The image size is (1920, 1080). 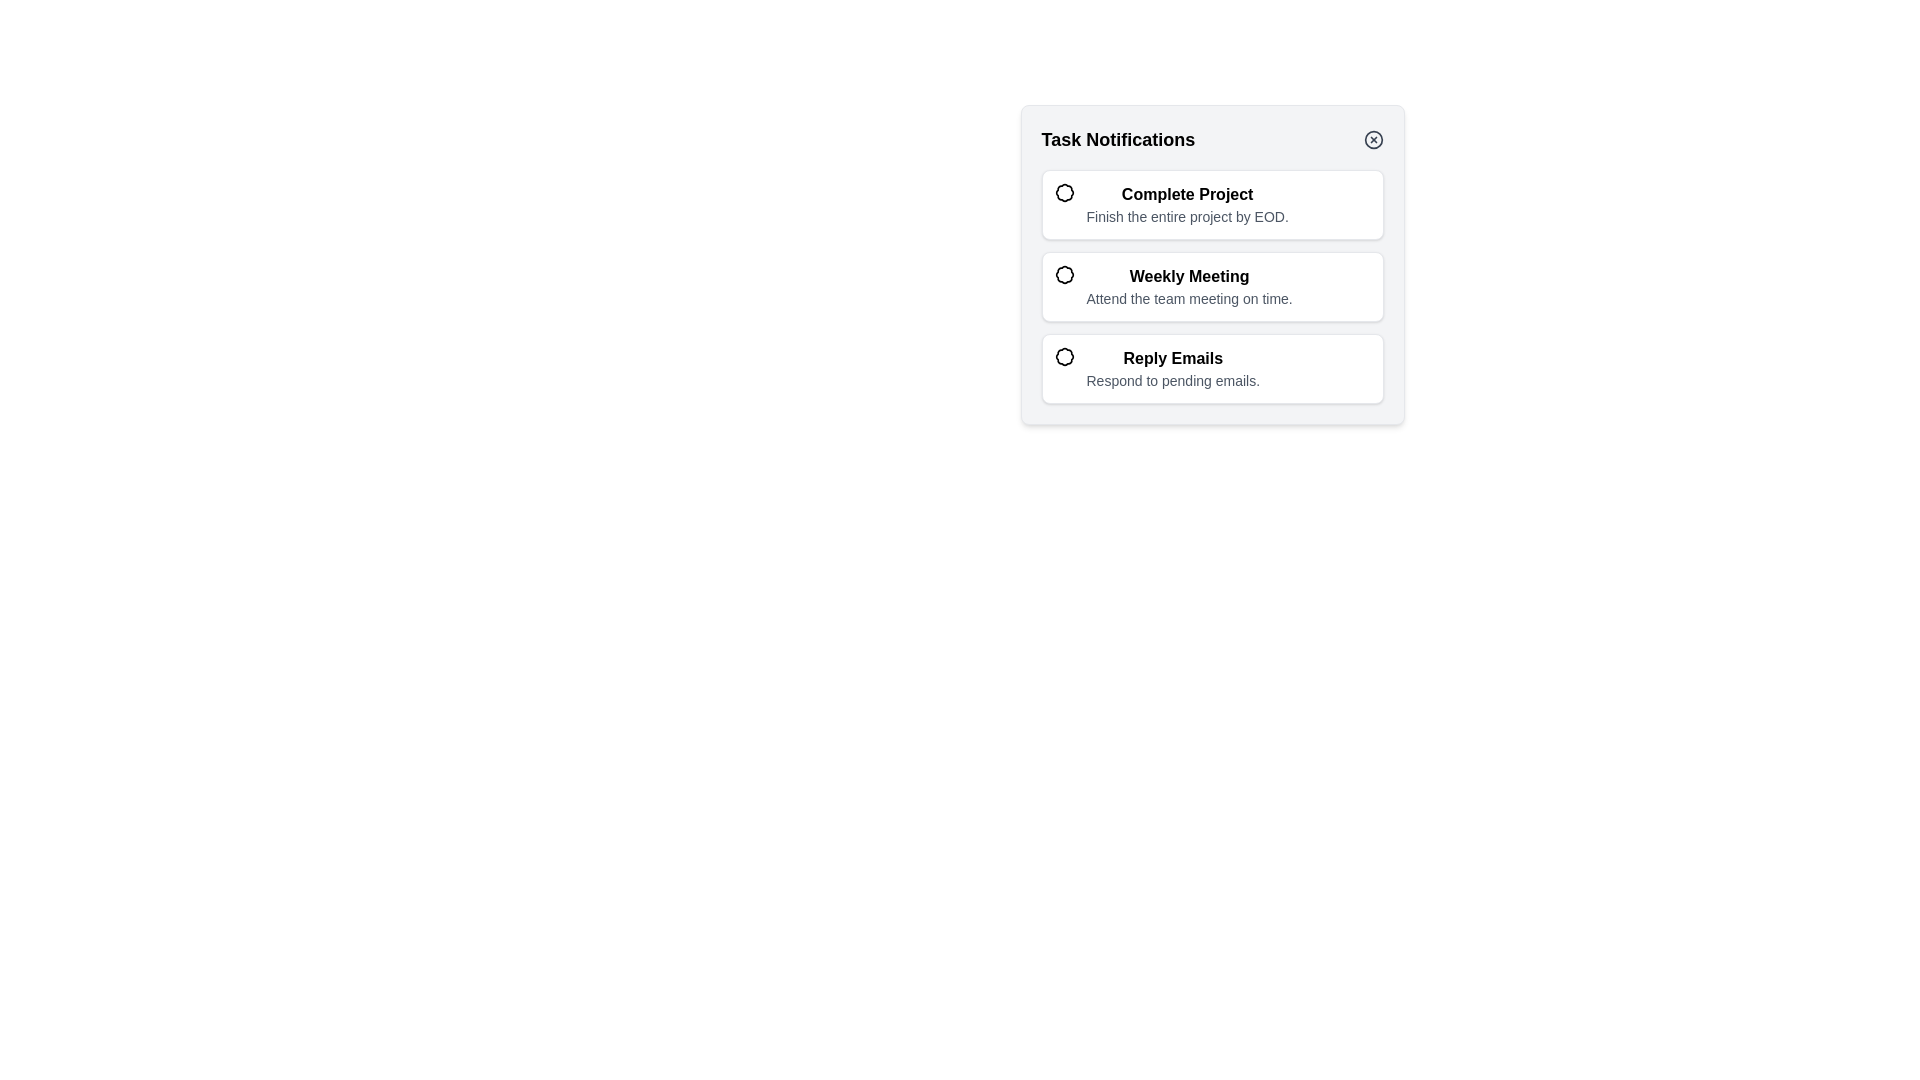 I want to click on the decorative icon or badge next to the 'Complete Project' item in the task list, so click(x=1063, y=192).